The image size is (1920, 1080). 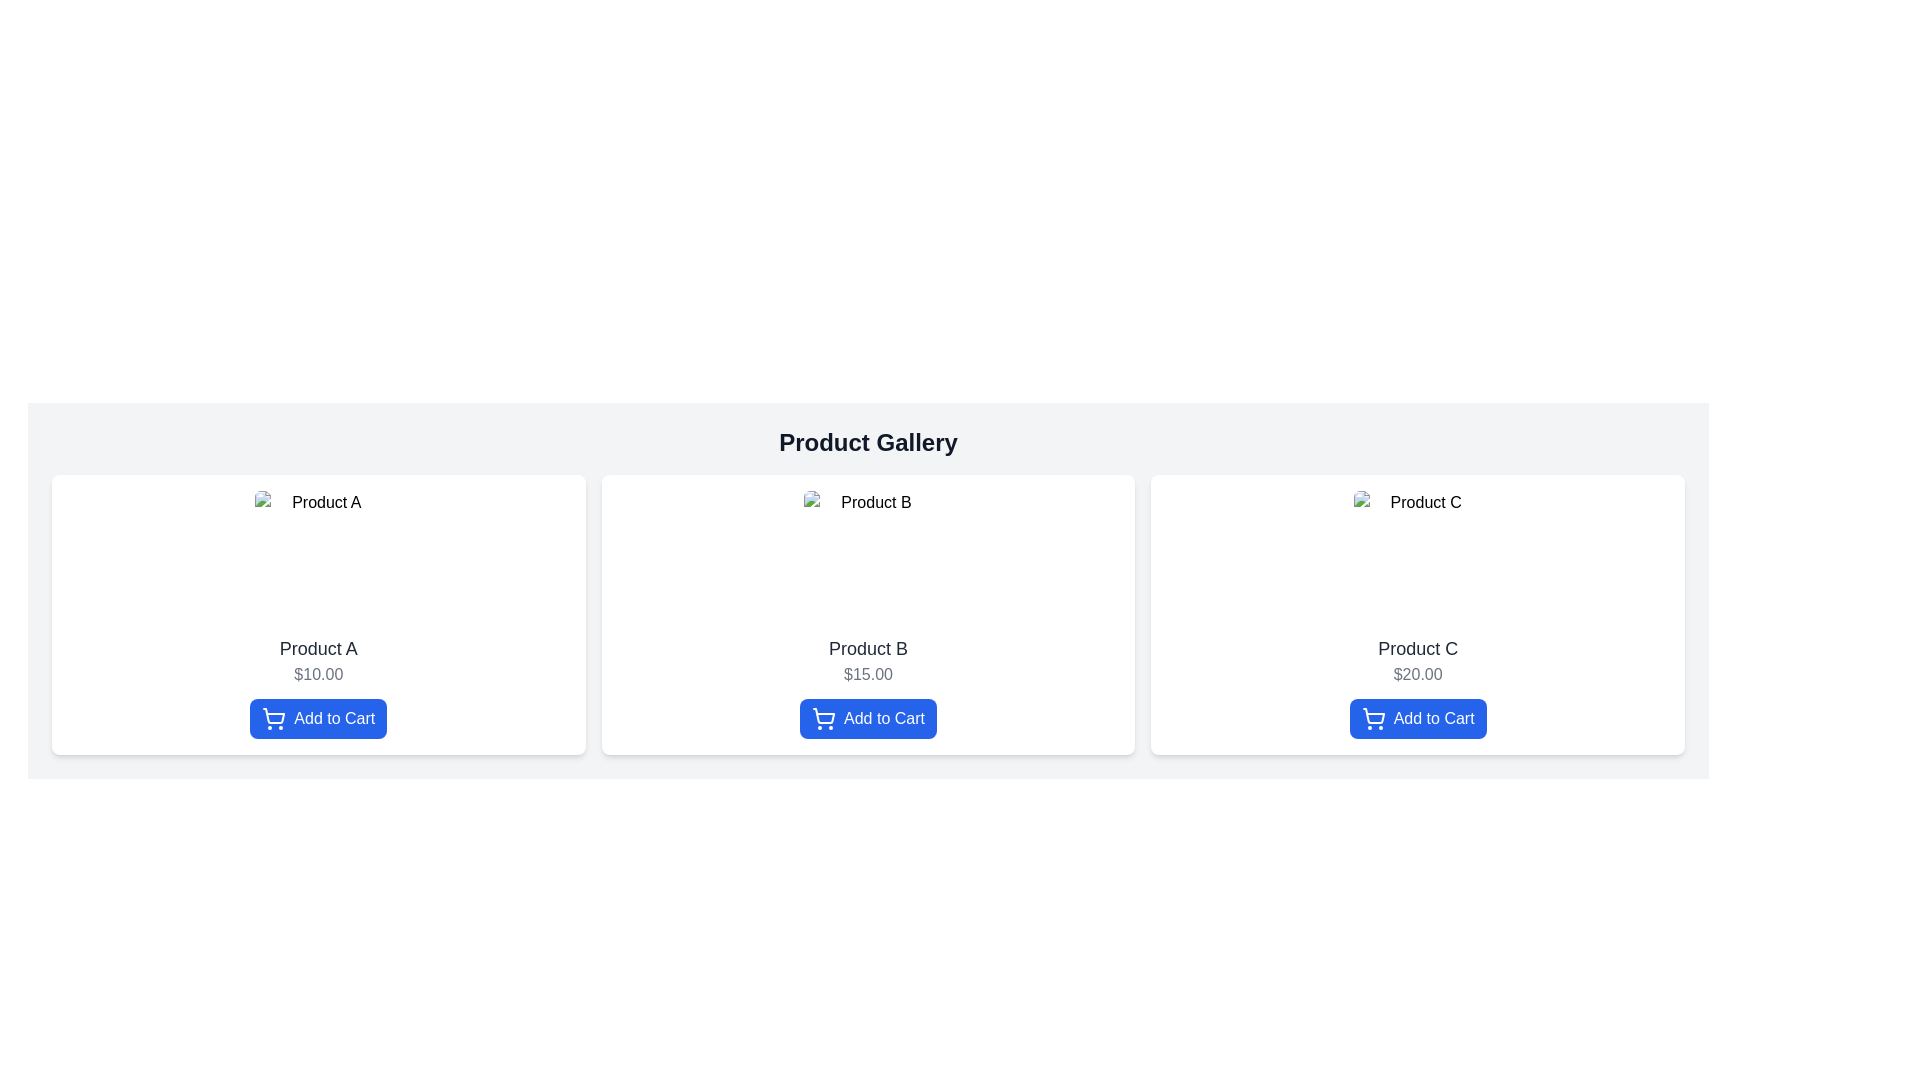 I want to click on the 'Add to Cart' button for 'Product C' located at the bottom section of its product card, so click(x=1417, y=717).